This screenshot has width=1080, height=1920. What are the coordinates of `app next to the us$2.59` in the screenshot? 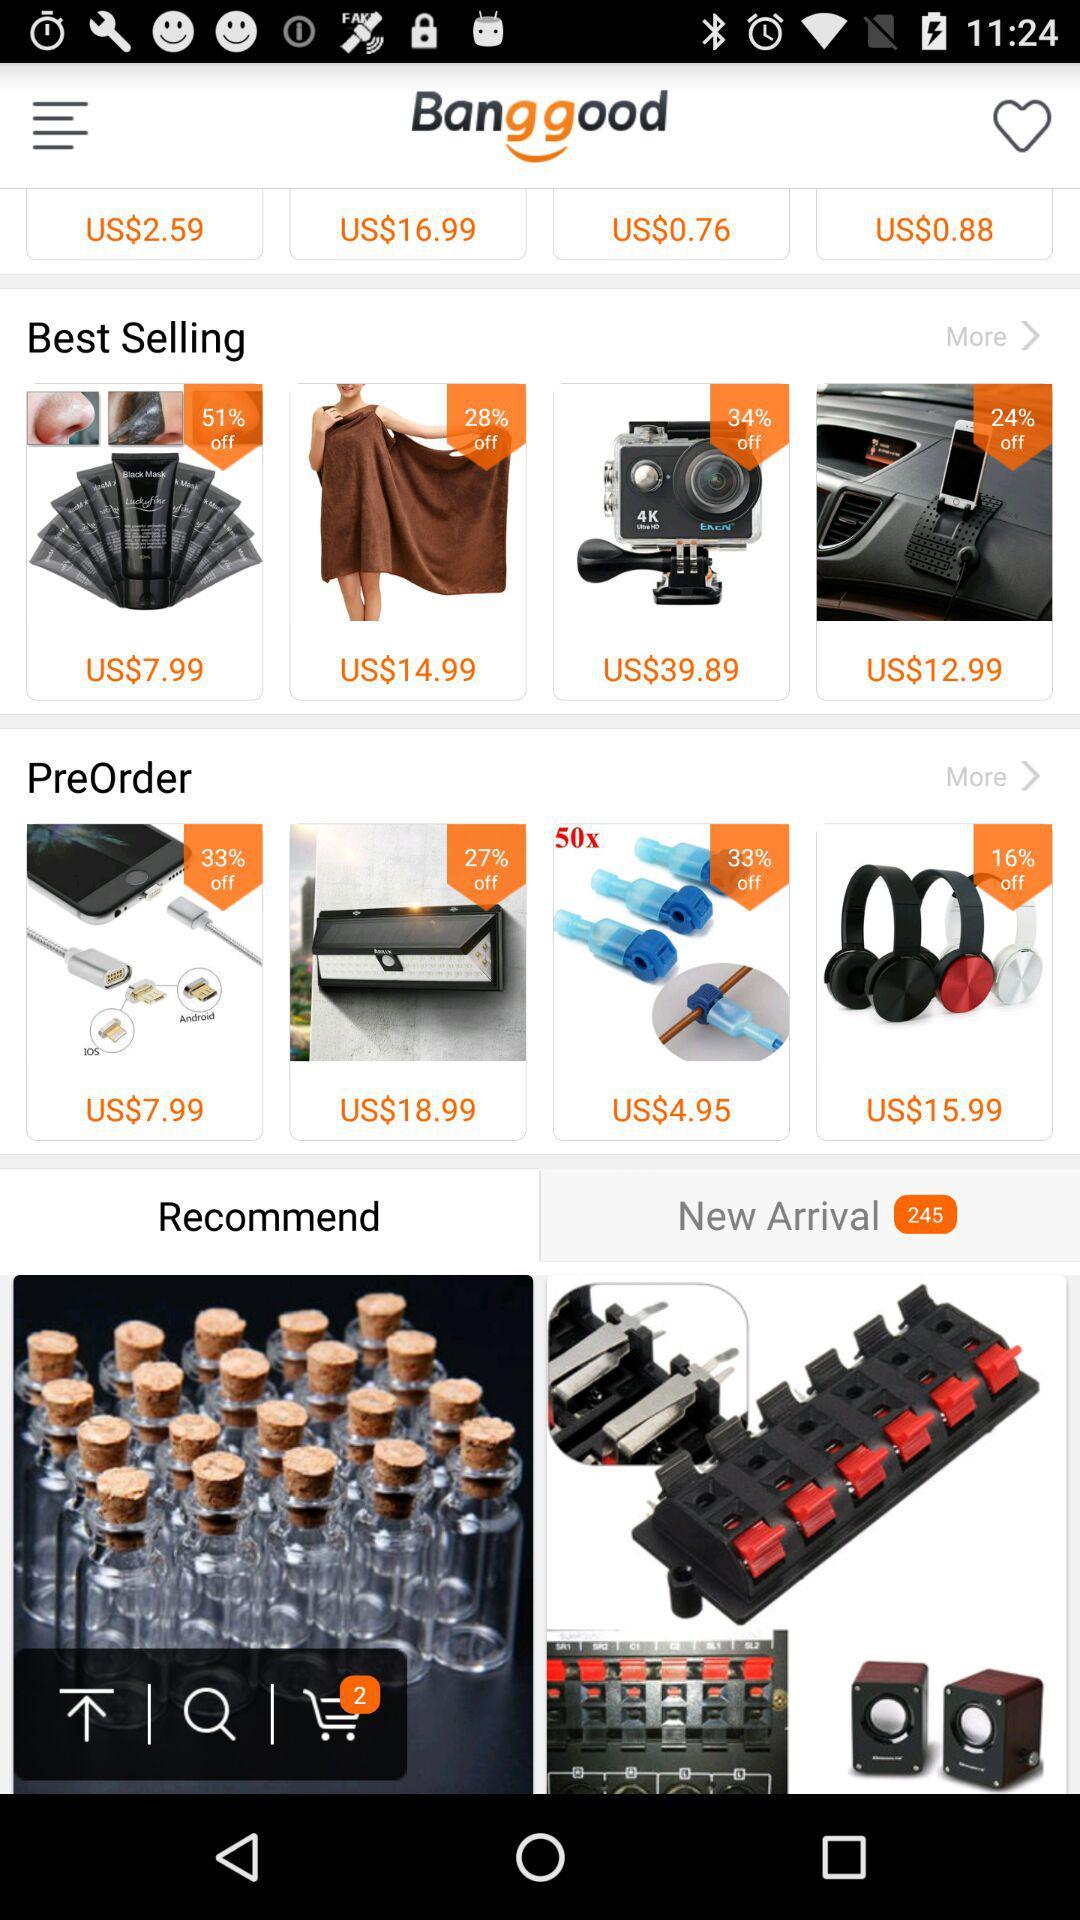 It's located at (538, 124).